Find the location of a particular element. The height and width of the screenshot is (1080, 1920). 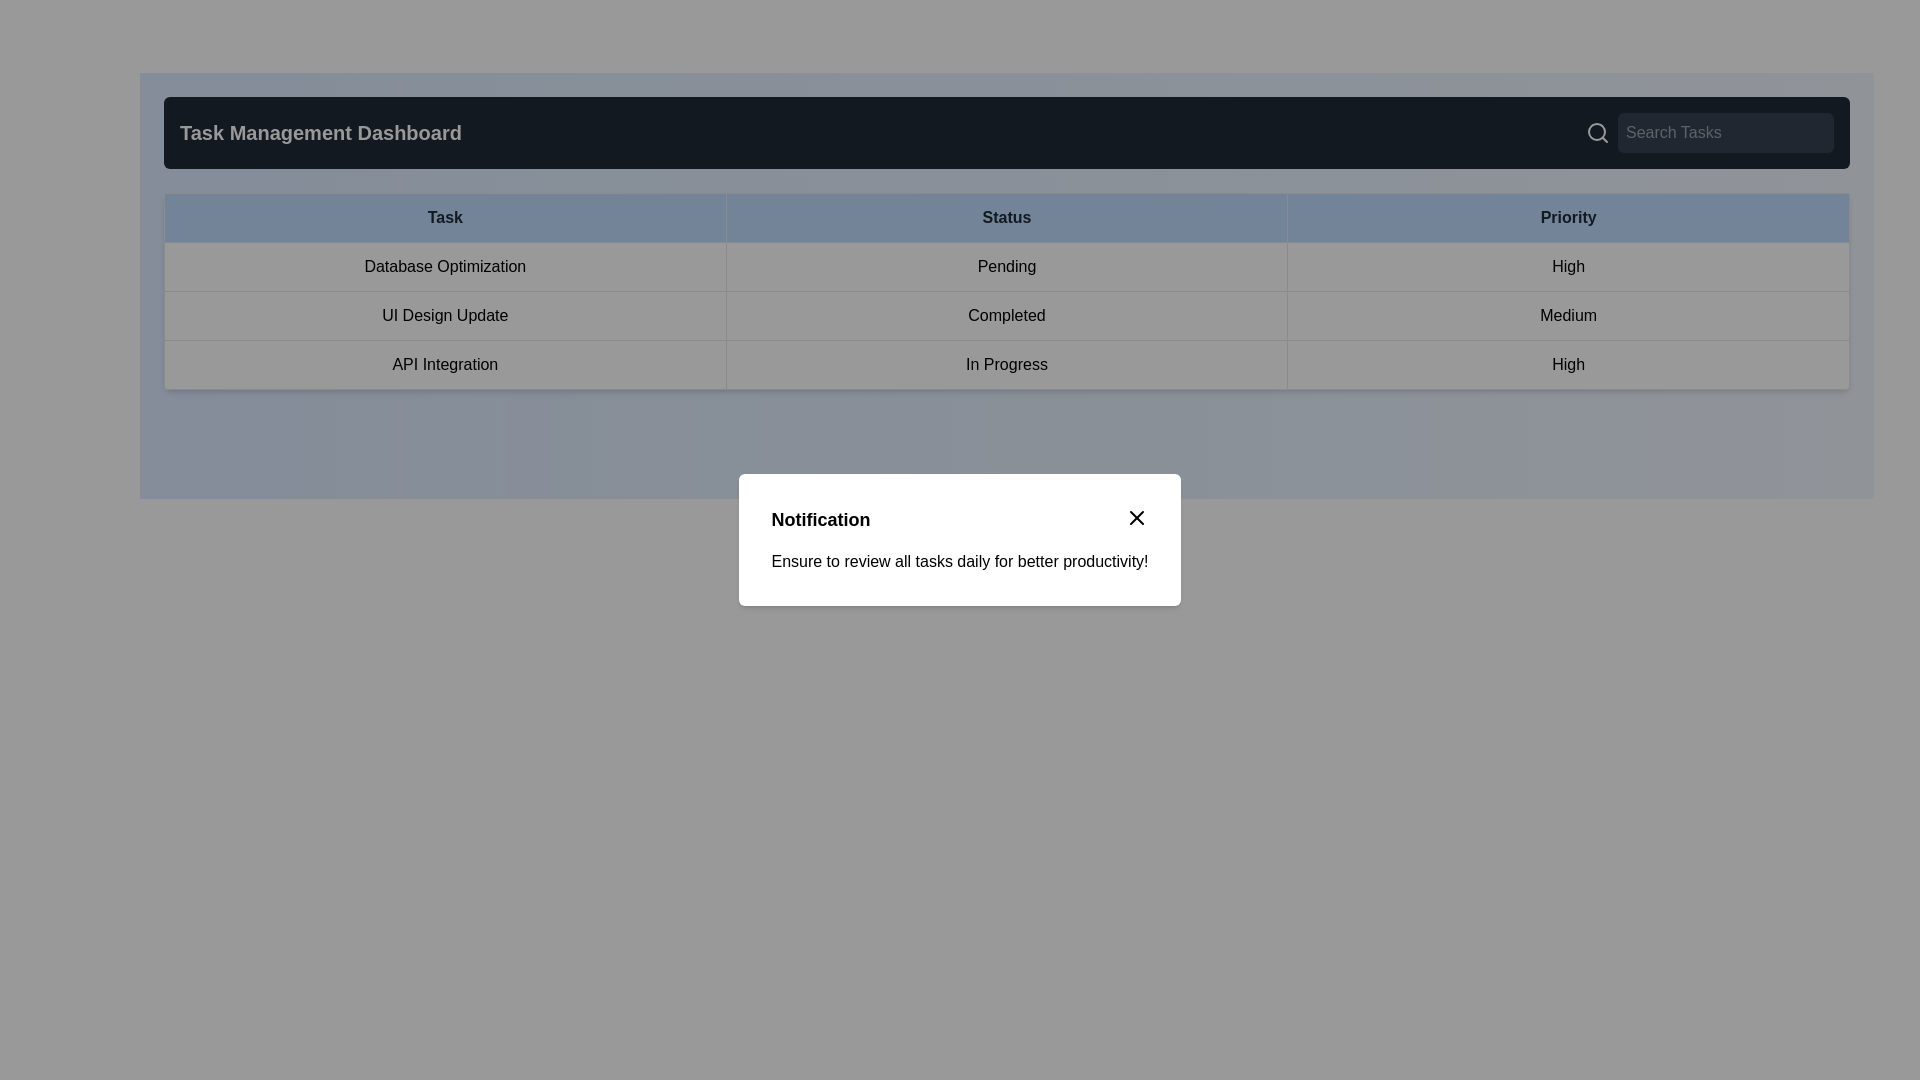

the table header row in the Task Management Dashboard that indicates columns for tasks, statuses, and priorities is located at coordinates (1007, 218).